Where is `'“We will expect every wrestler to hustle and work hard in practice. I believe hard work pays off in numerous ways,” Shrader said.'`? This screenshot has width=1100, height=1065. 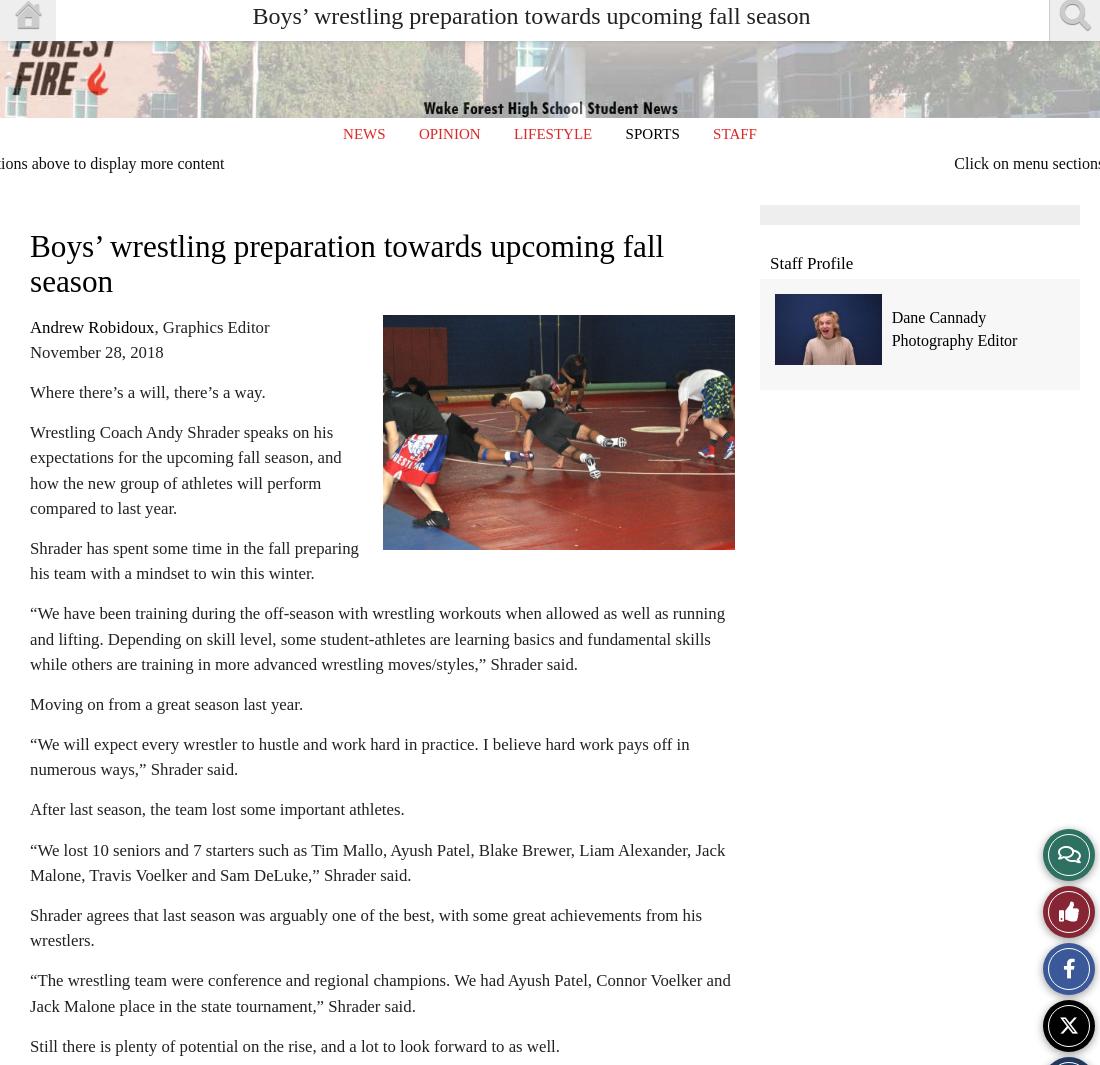 '“We will expect every wrestler to hustle and work hard in practice. I believe hard work pays off in numerous ways,” Shrader said.' is located at coordinates (359, 757).